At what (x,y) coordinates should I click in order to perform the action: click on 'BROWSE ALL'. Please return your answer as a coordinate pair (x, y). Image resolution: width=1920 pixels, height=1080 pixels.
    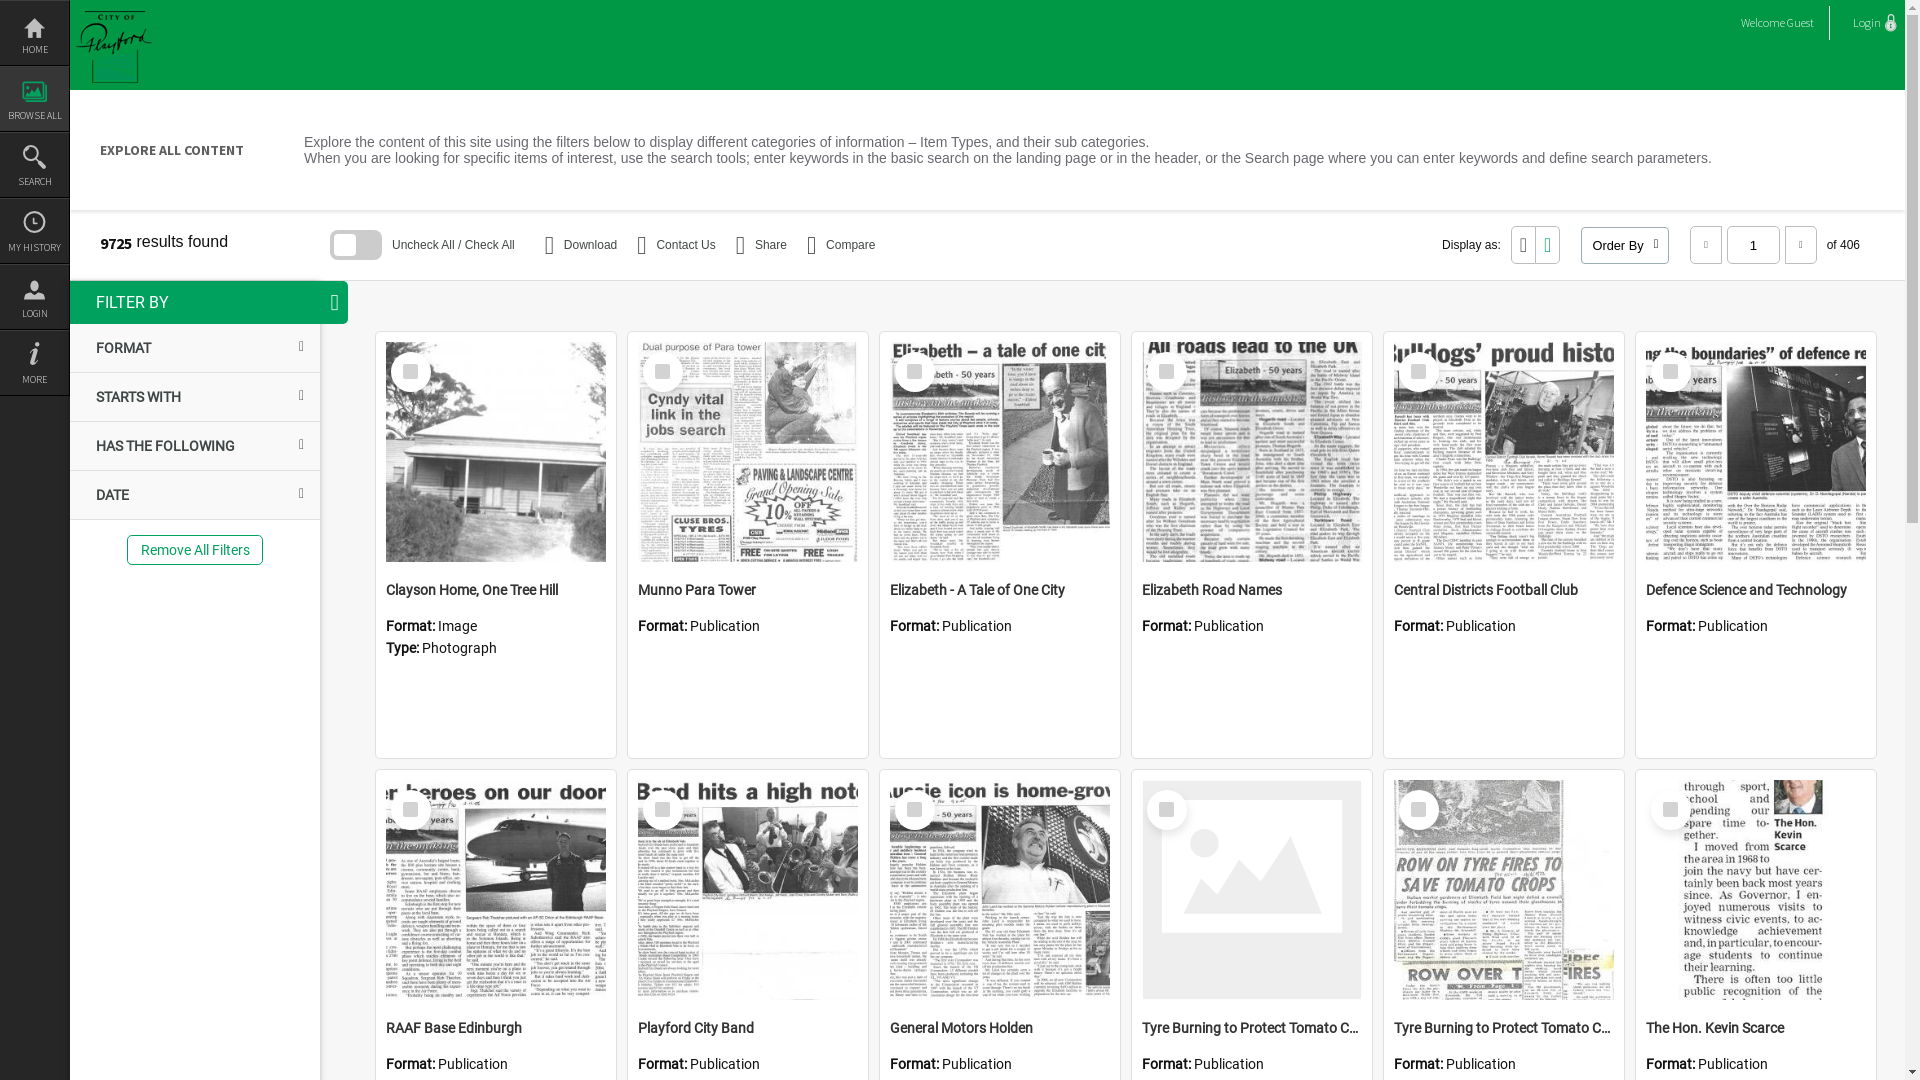
    Looking at the image, I should click on (34, 99).